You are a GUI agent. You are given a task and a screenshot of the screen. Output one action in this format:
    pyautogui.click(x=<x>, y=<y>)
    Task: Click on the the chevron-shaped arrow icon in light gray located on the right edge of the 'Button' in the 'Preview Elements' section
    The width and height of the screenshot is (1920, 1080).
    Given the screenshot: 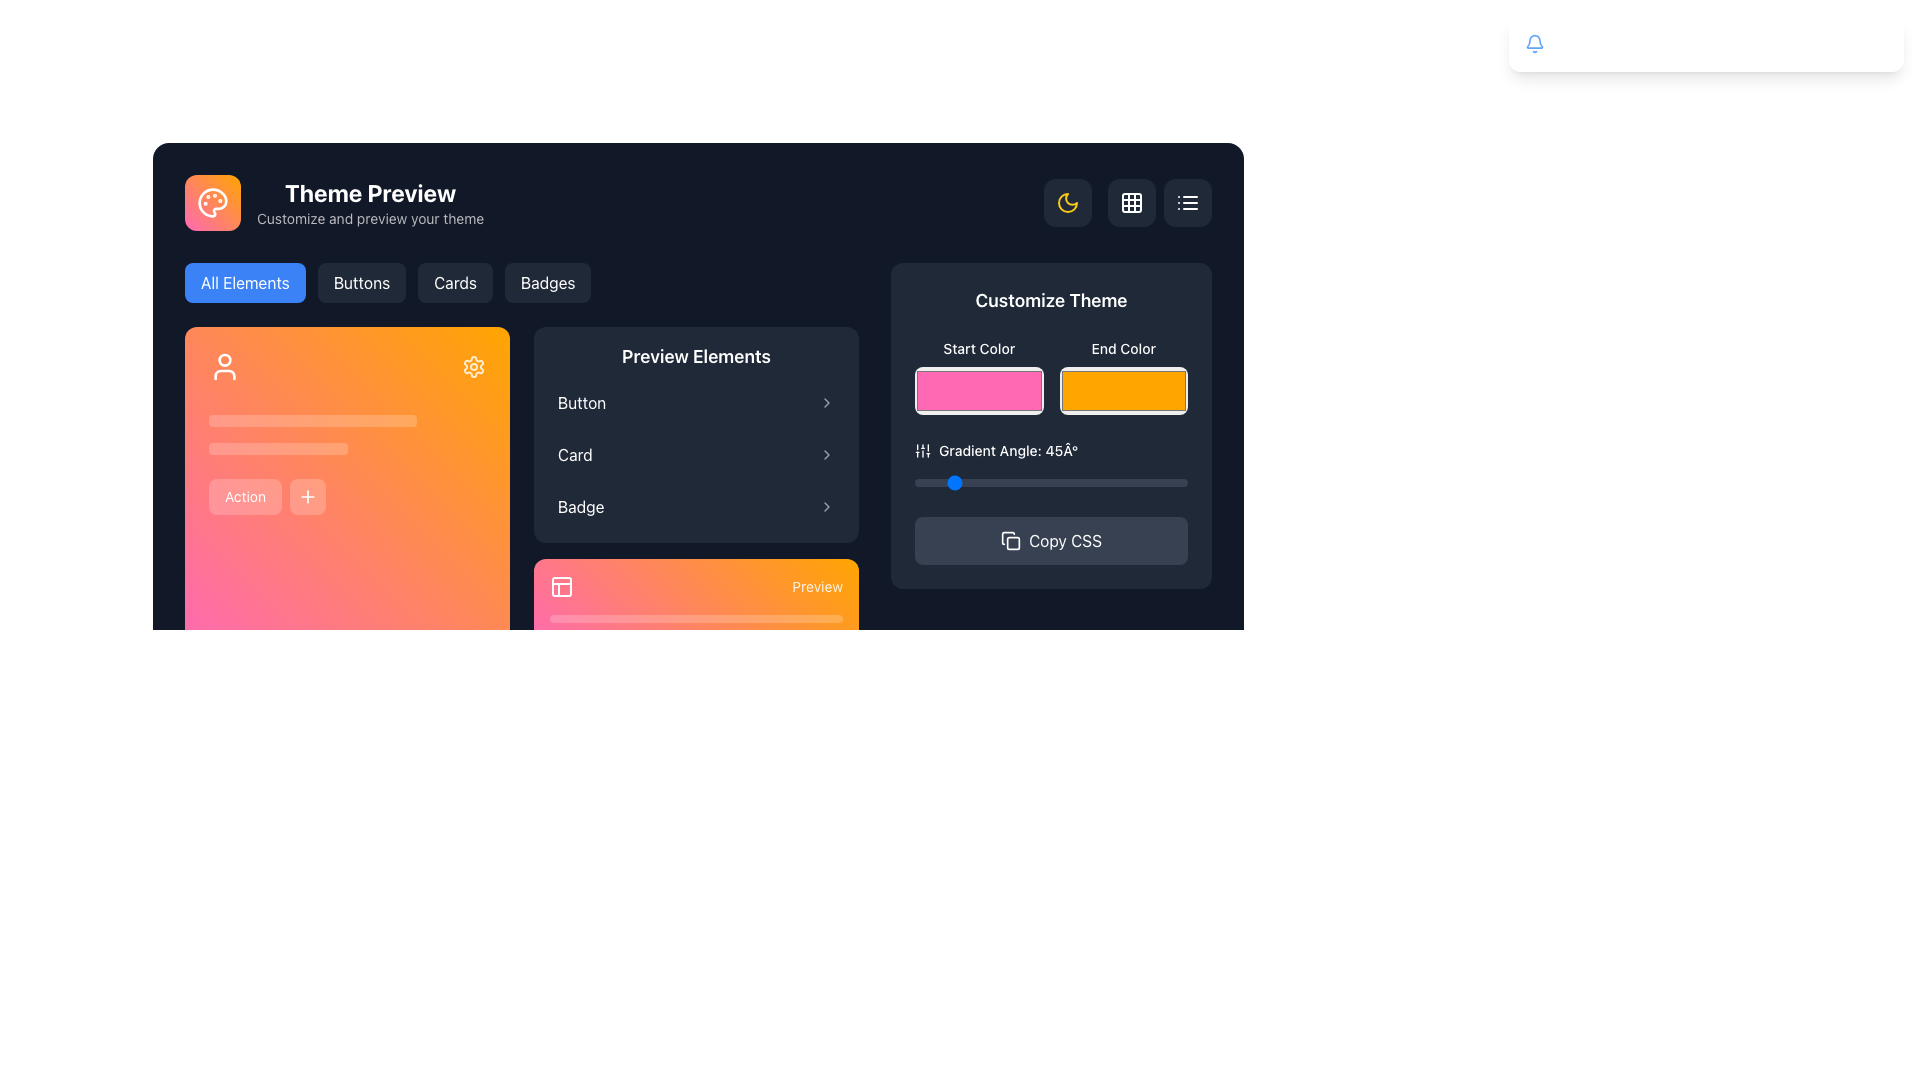 What is the action you would take?
    pyautogui.click(x=826, y=402)
    